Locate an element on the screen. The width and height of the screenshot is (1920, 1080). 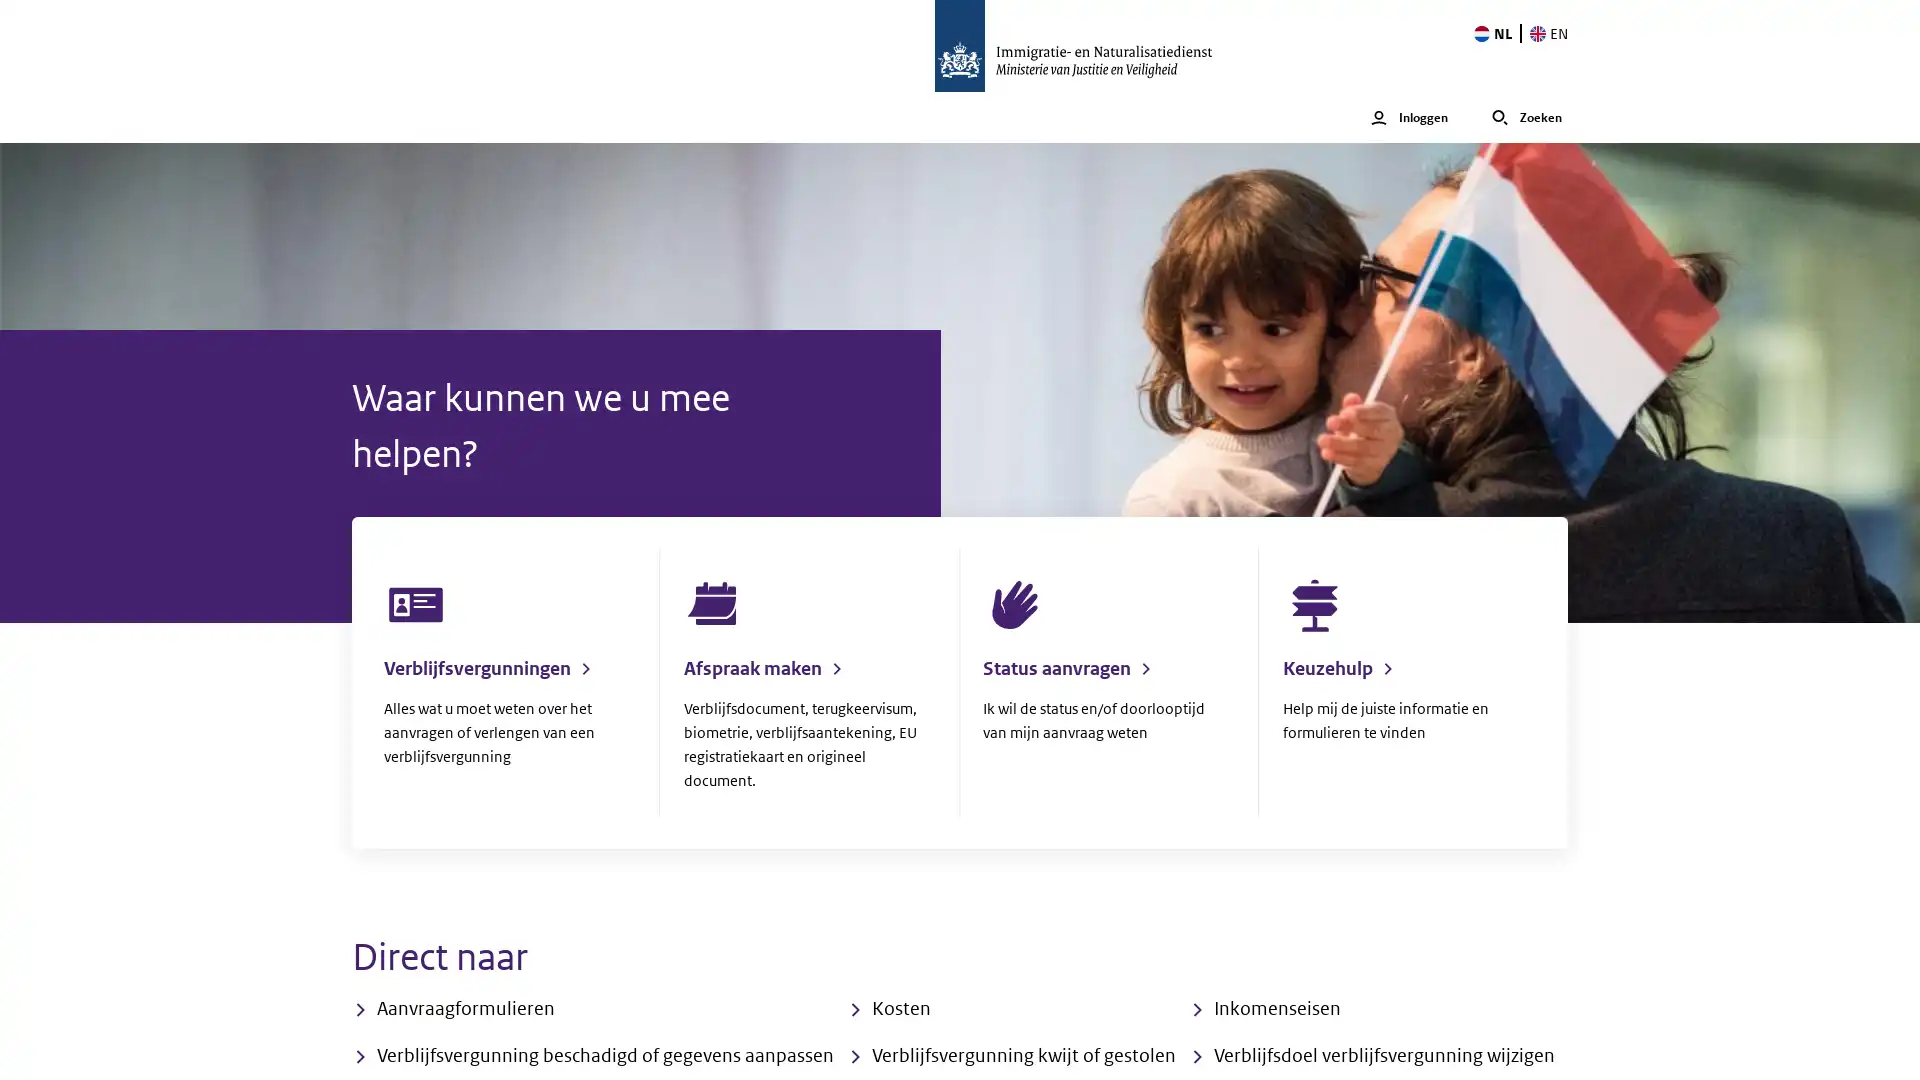
1 Zoeken is located at coordinates (1525, 117).